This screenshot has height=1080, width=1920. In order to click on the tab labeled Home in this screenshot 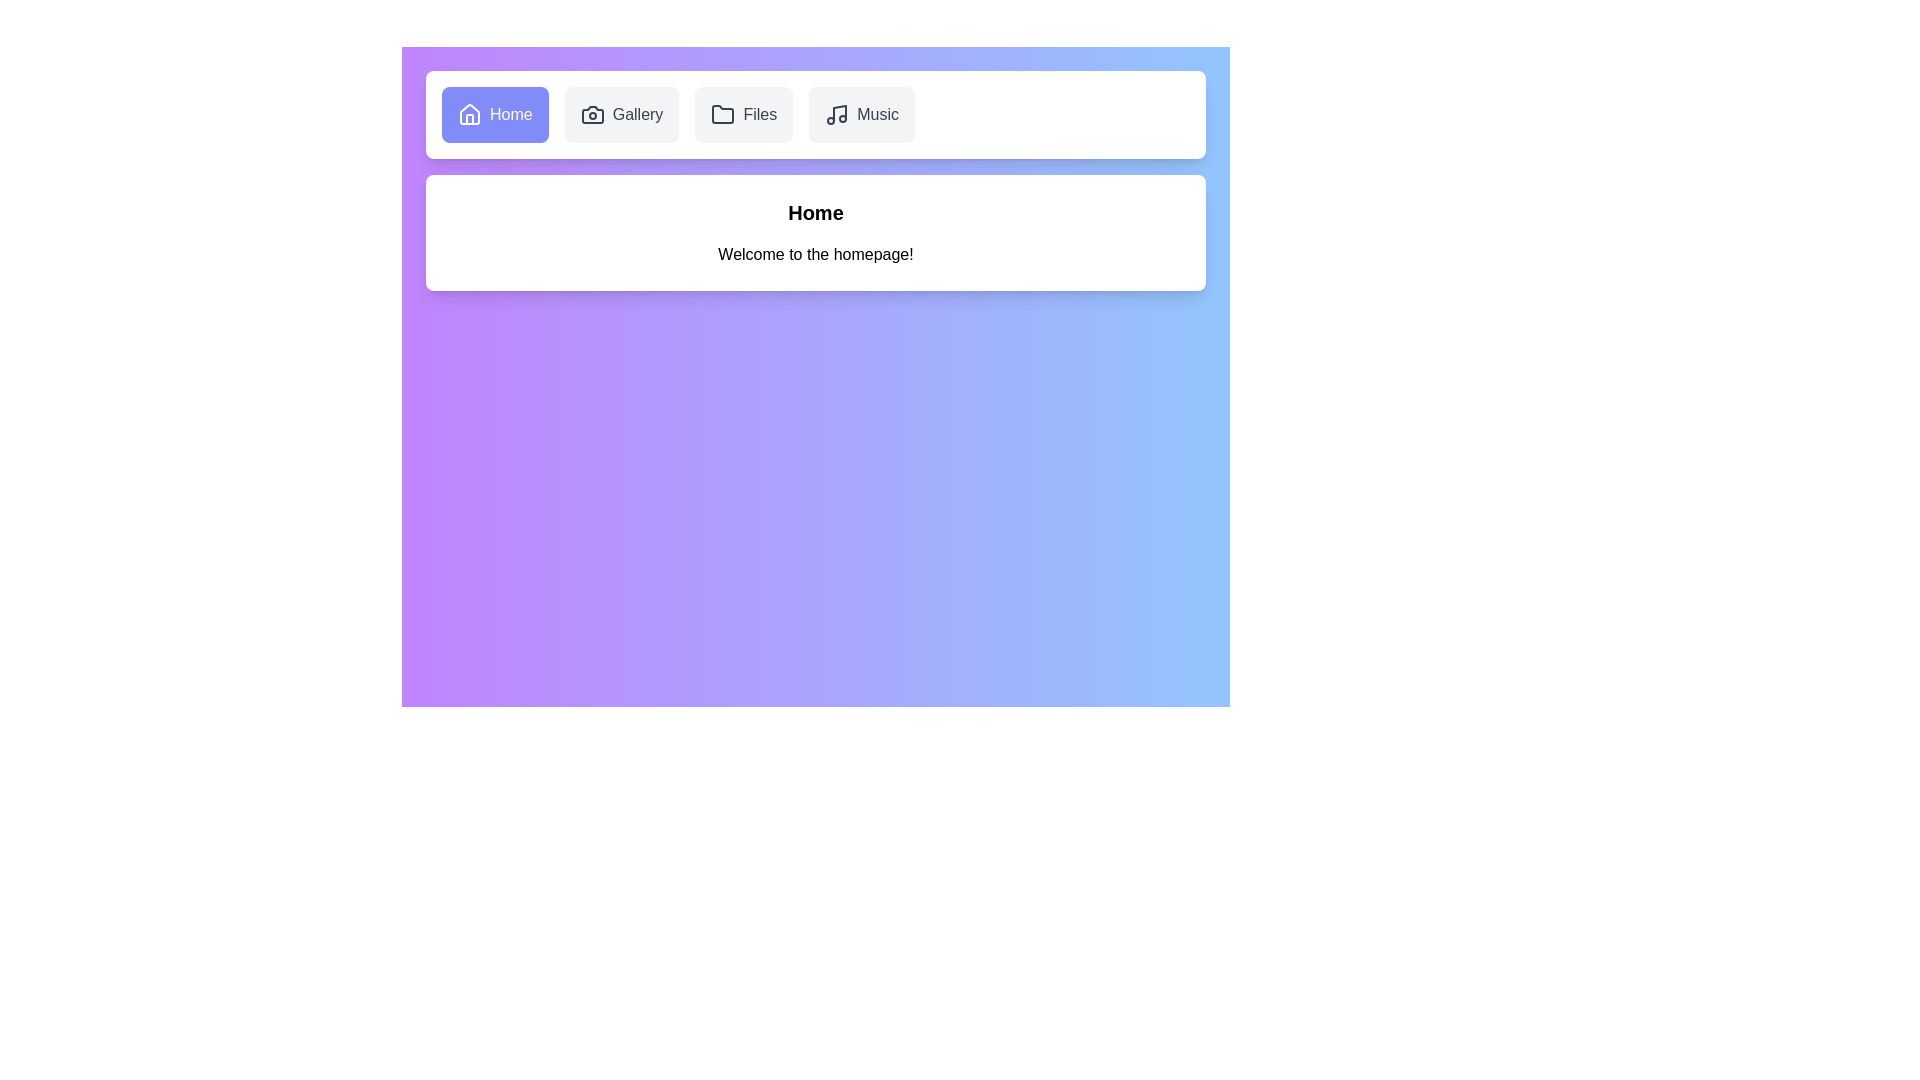, I will do `click(495, 115)`.